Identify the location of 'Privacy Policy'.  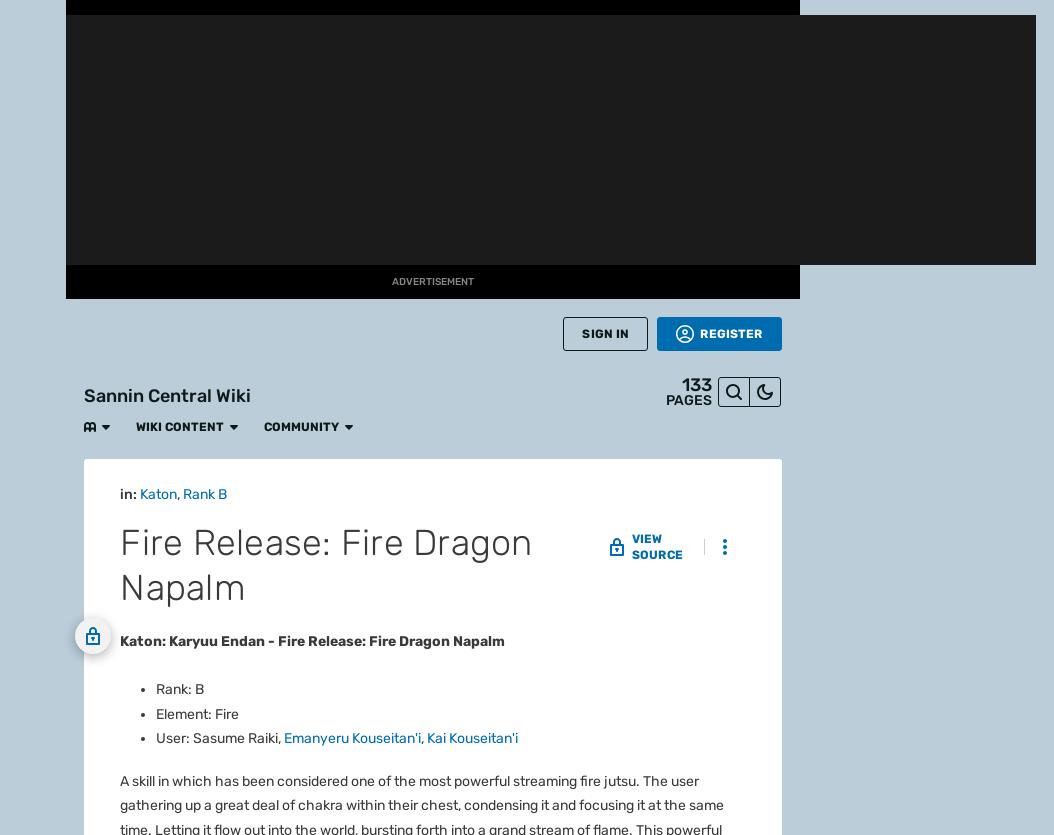
(613, 723).